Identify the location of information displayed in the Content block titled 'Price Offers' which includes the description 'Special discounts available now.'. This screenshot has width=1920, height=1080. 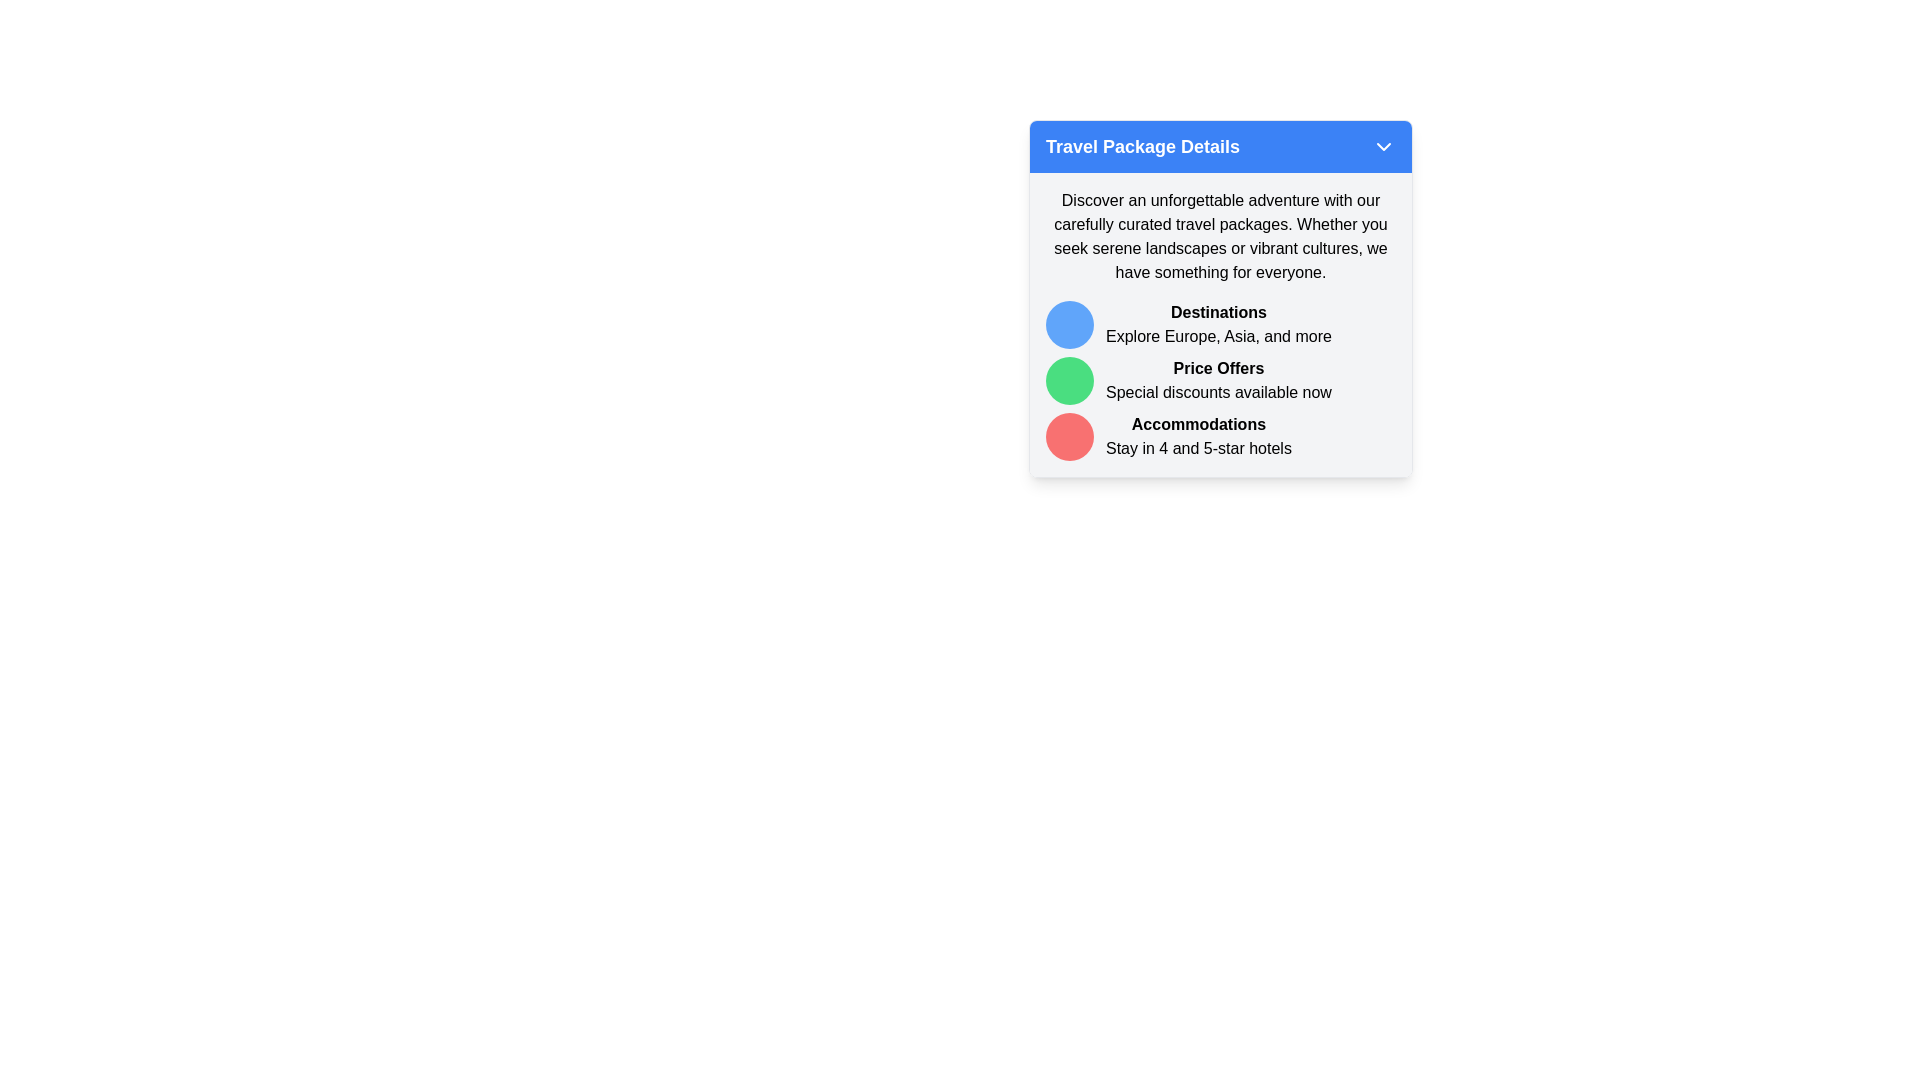
(1219, 381).